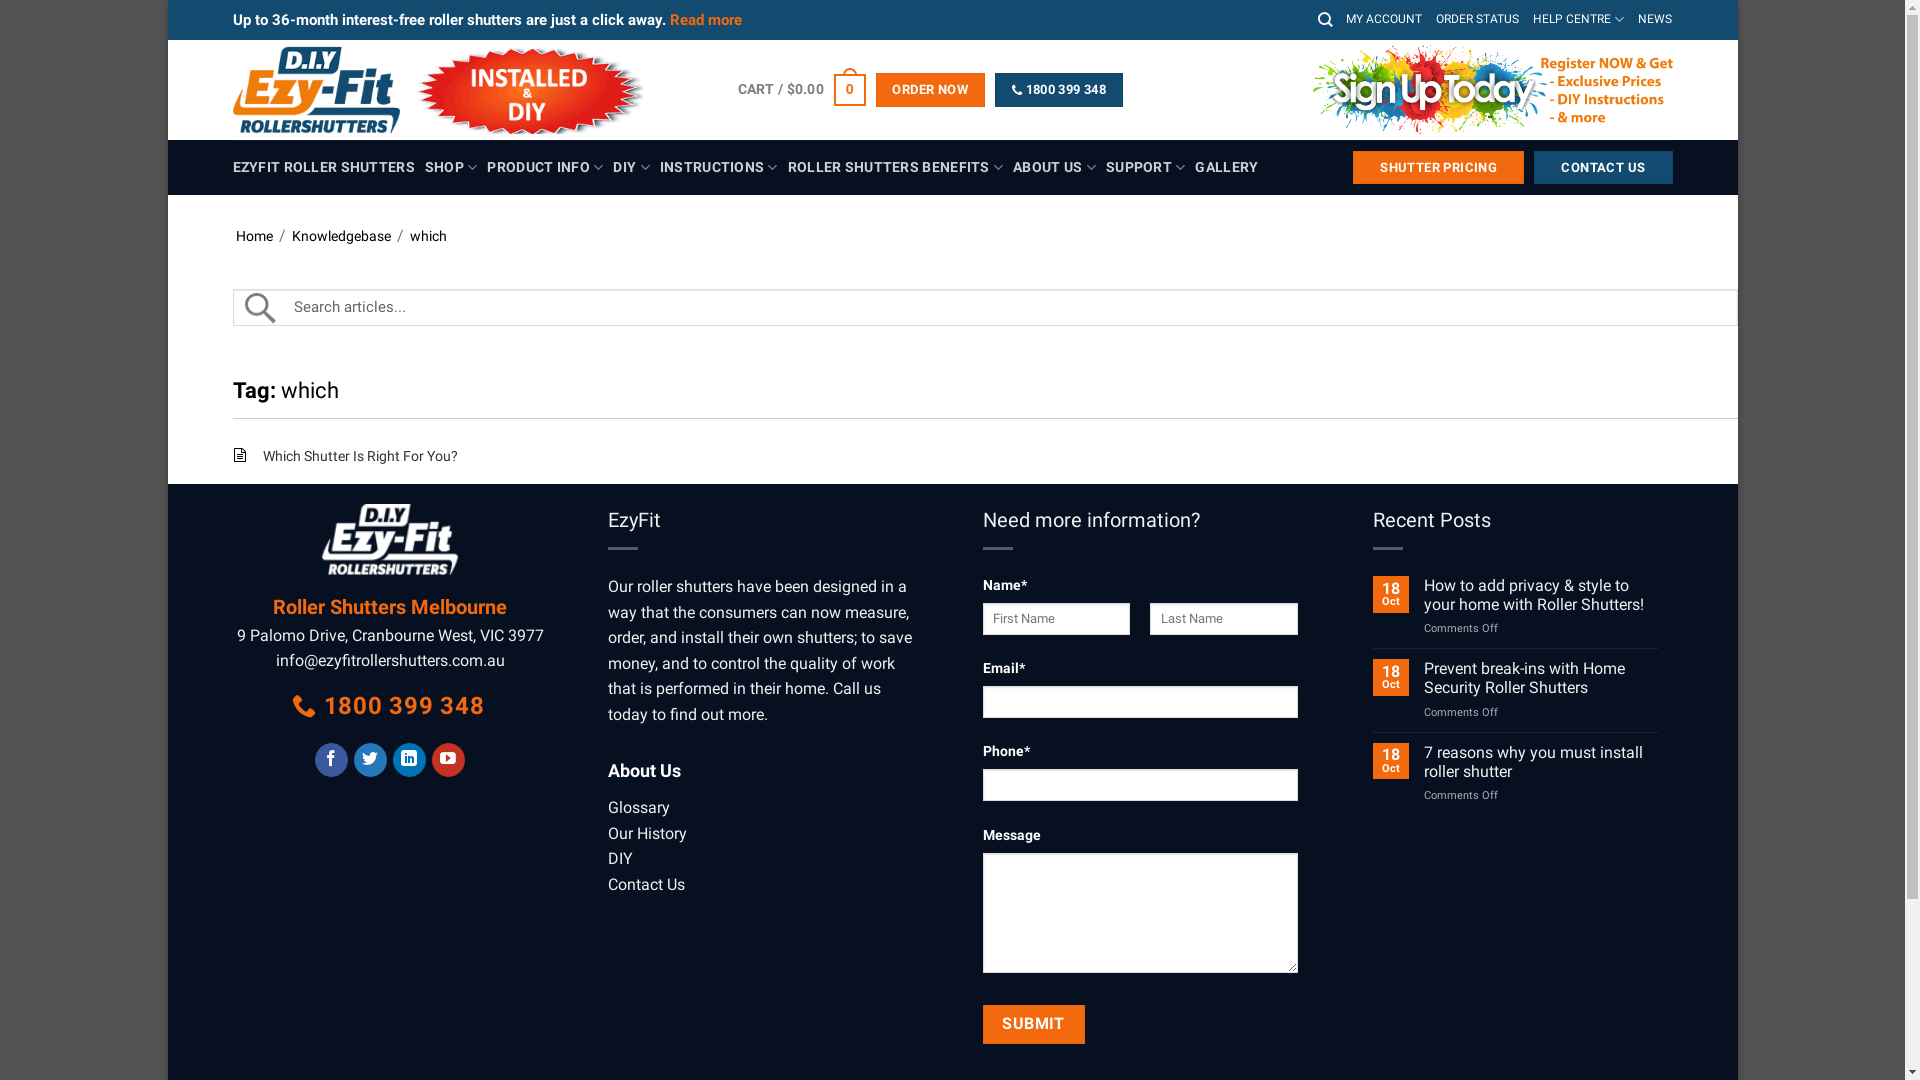 The width and height of the screenshot is (1920, 1080). Describe the element at coordinates (390, 660) in the screenshot. I see `'info@ezyfitrollershutters.com.au'` at that location.